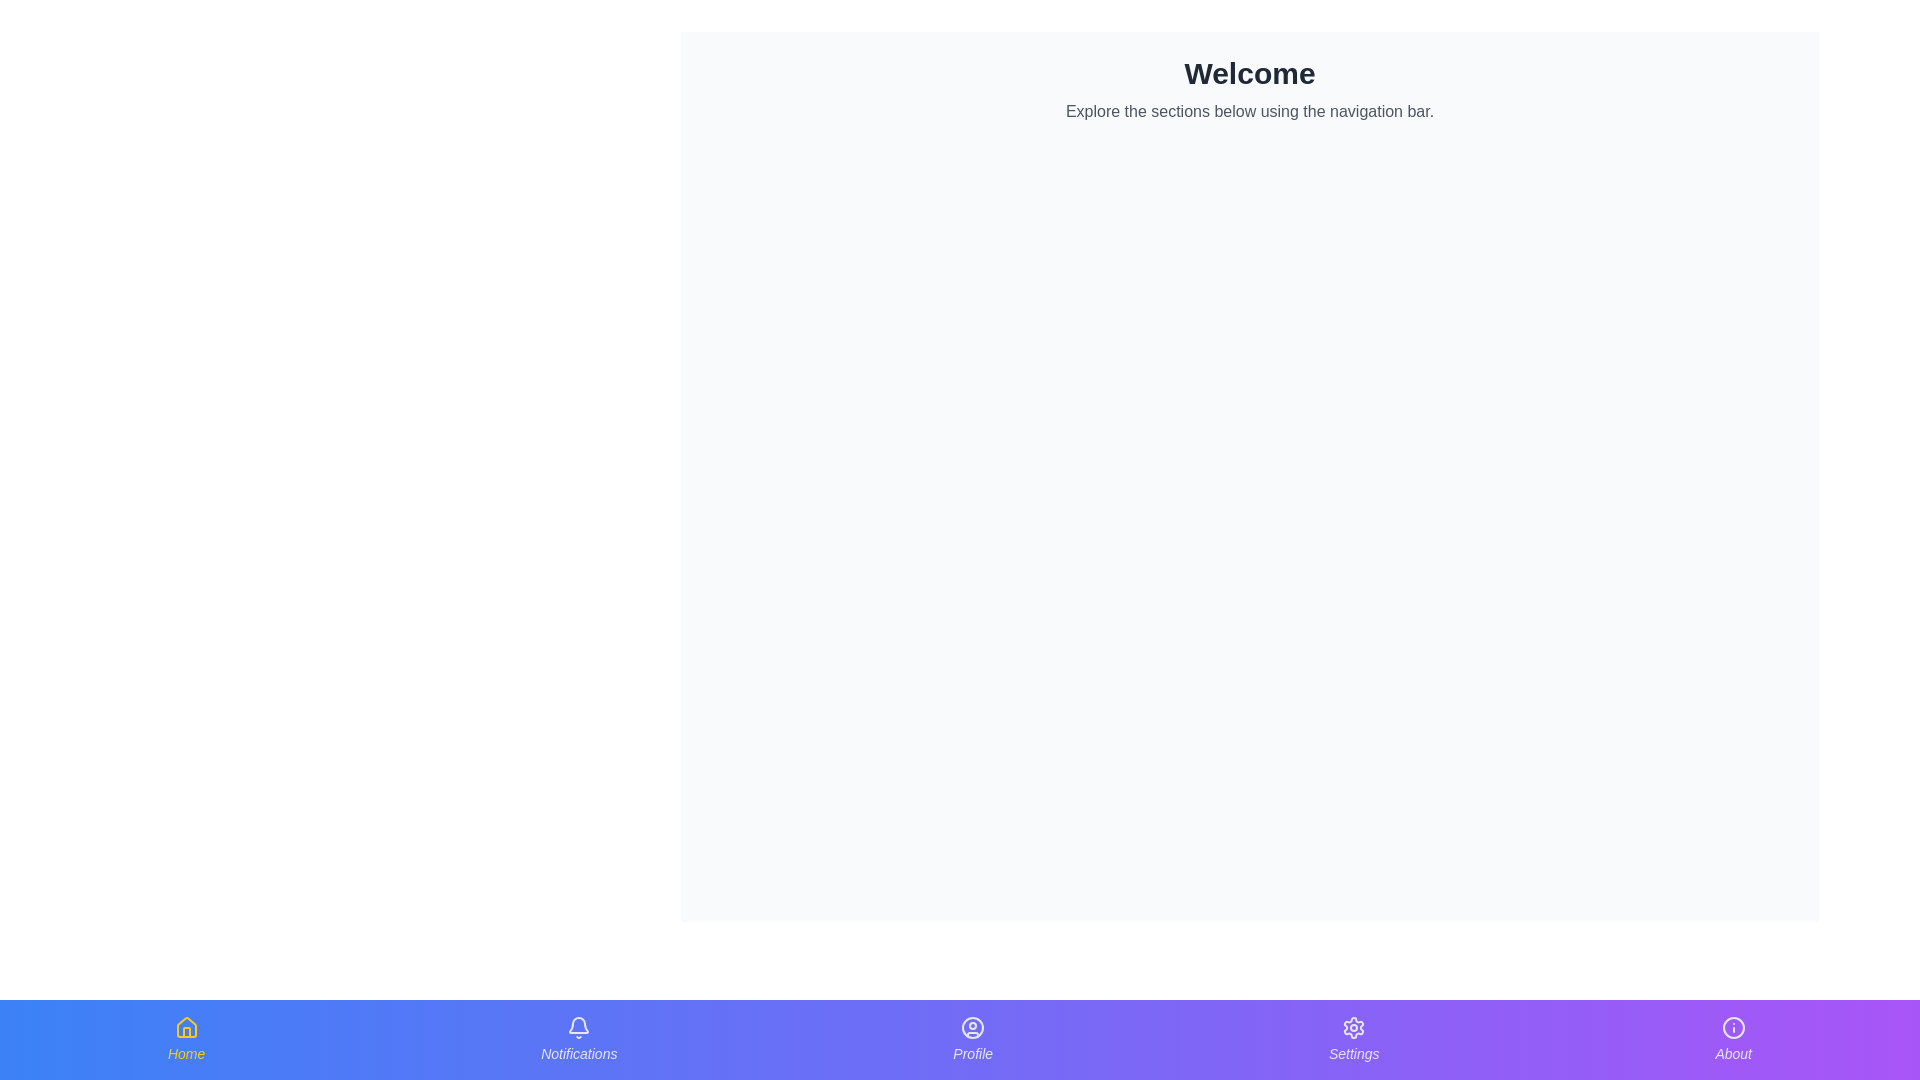  I want to click on the circular outline decorative element in the user profile icon located in the navigation bar at the bottom center of the interface, so click(973, 1028).